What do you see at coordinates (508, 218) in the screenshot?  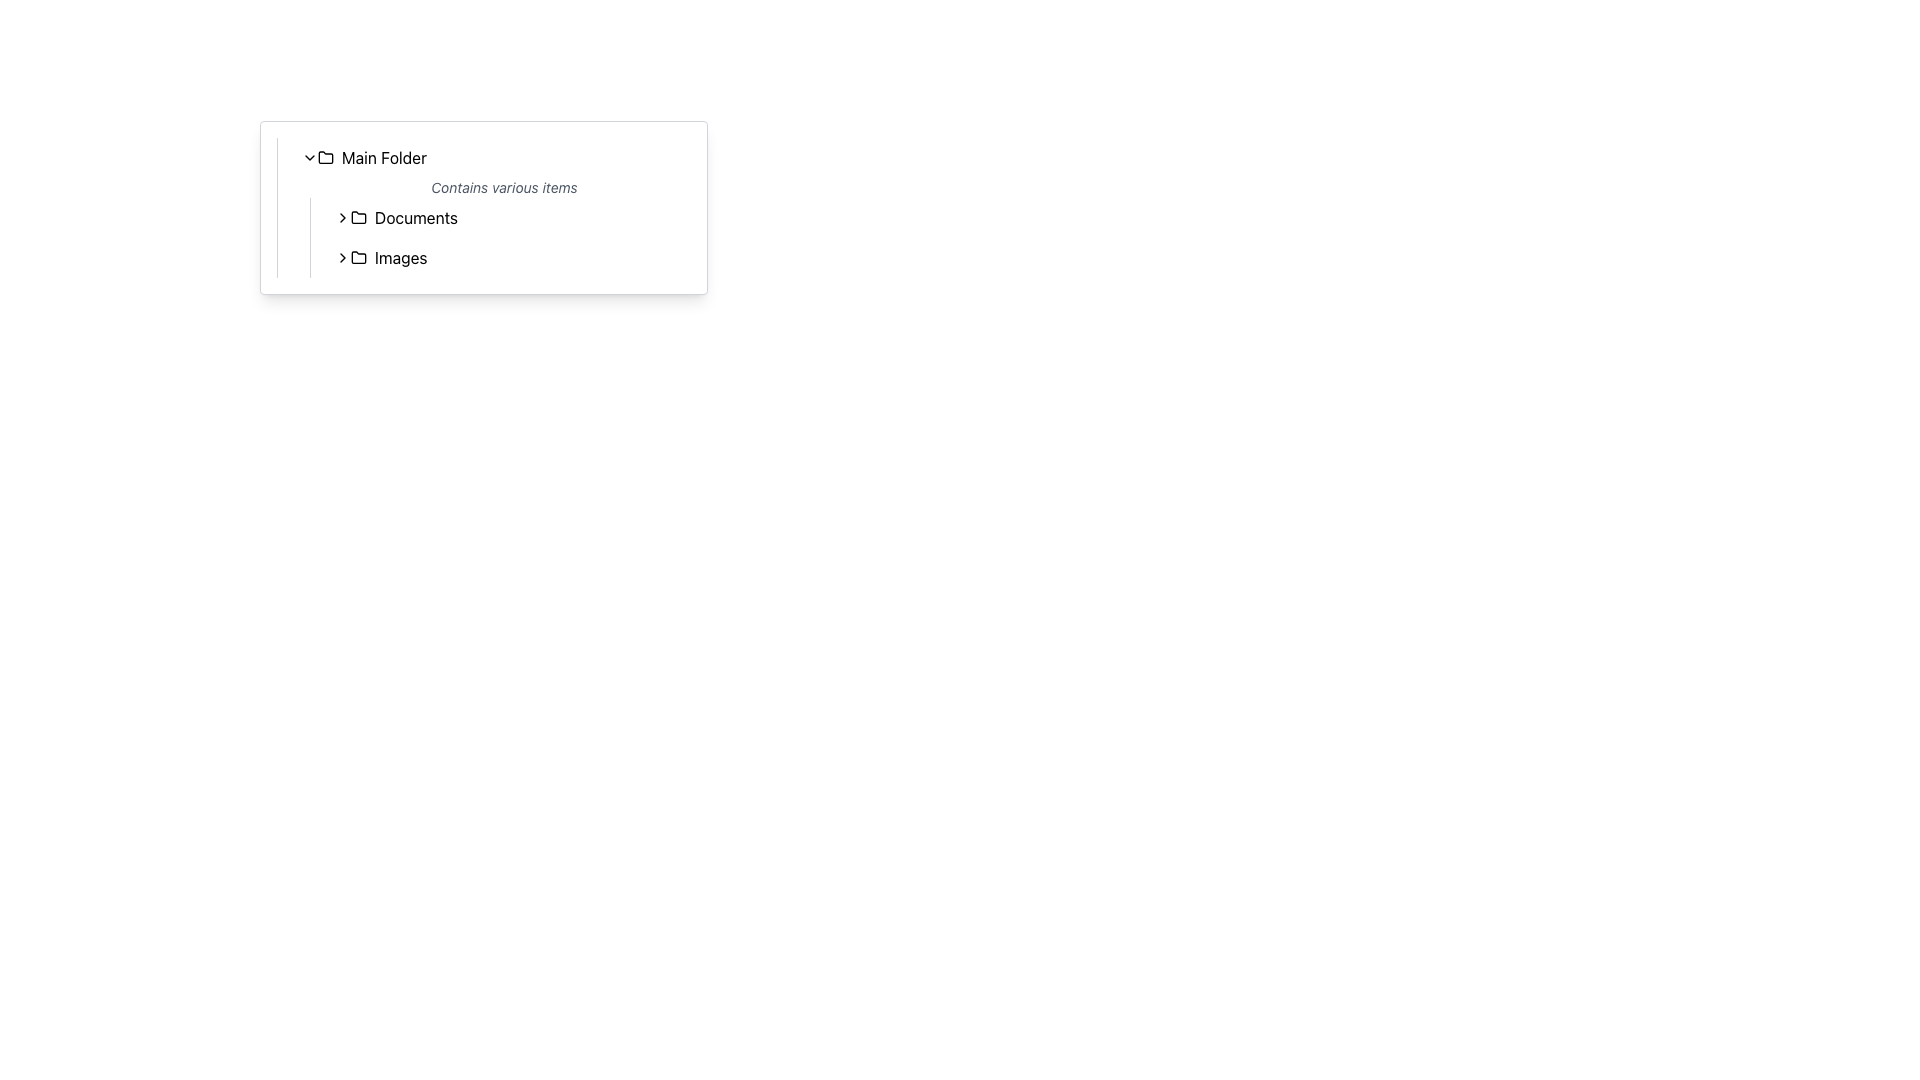 I see `the 'Documents' button` at bounding box center [508, 218].